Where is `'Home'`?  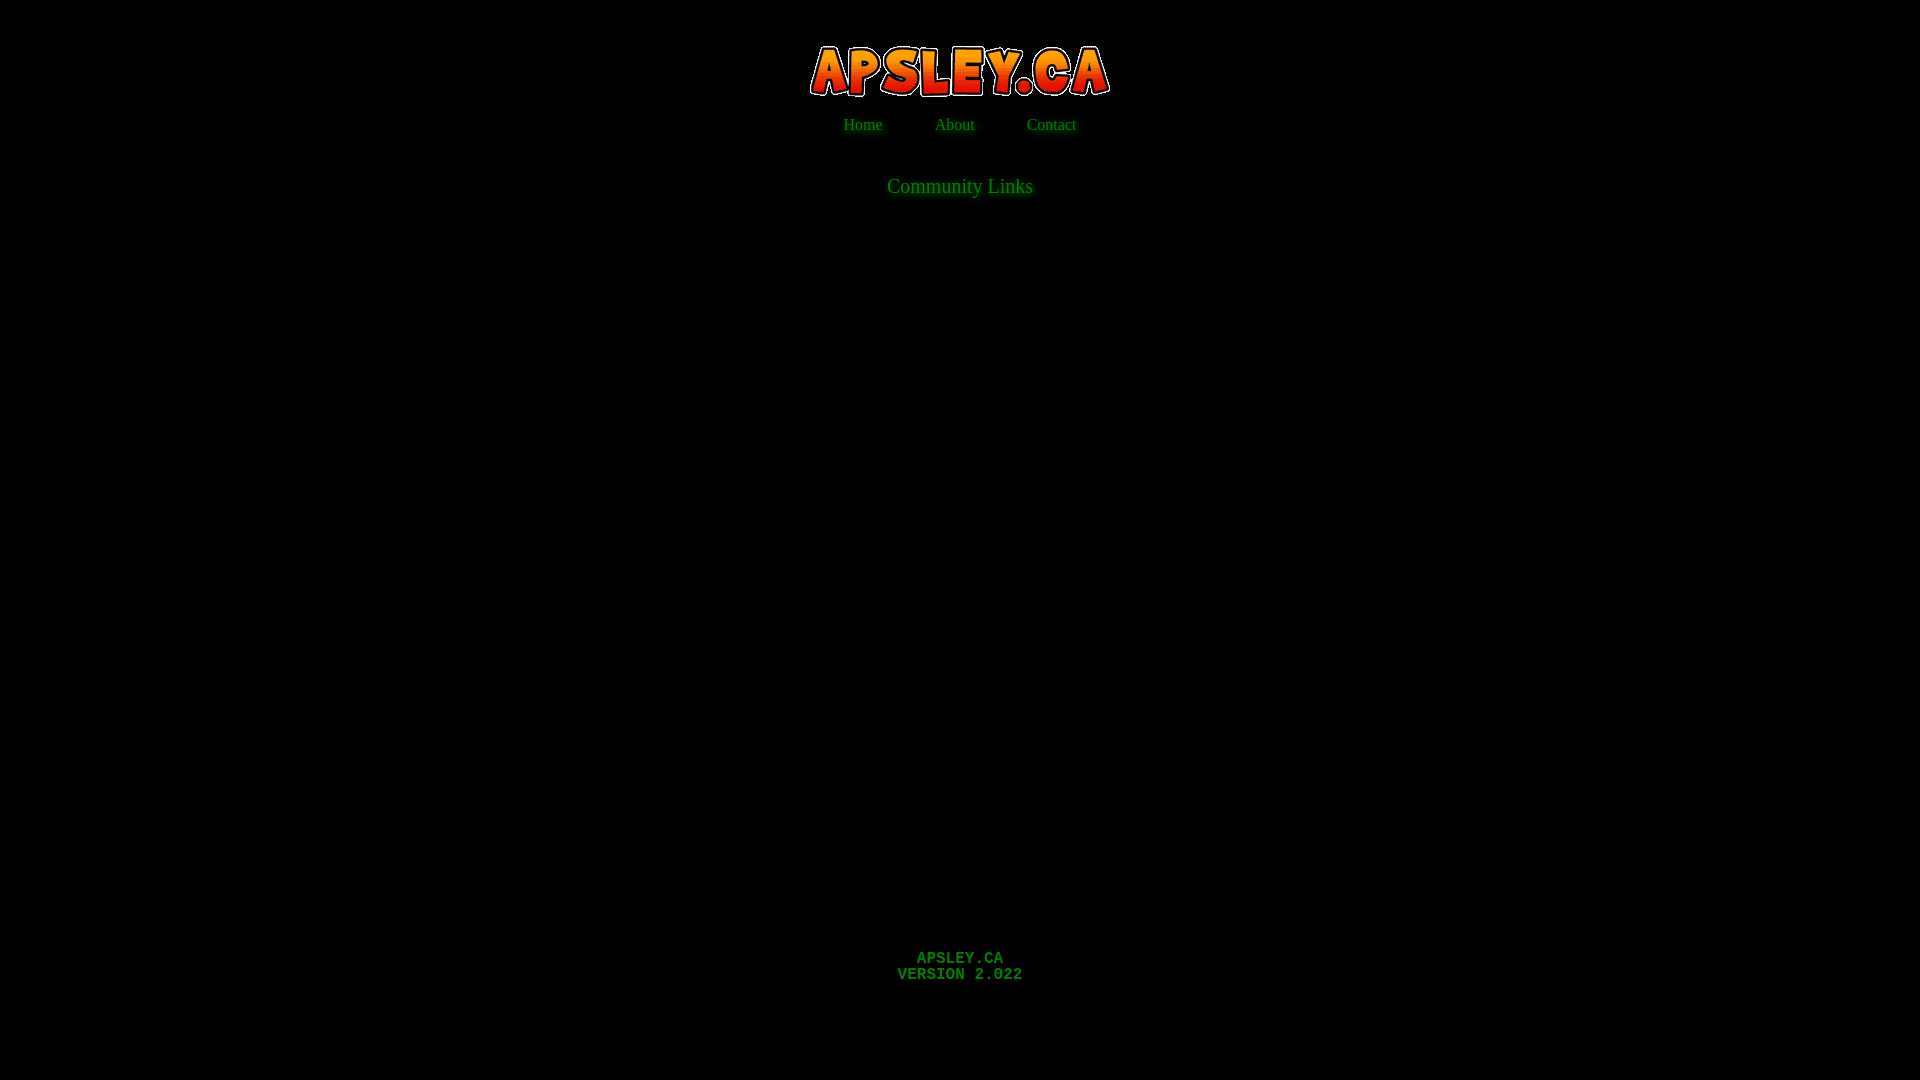
'Home' is located at coordinates (834, 124).